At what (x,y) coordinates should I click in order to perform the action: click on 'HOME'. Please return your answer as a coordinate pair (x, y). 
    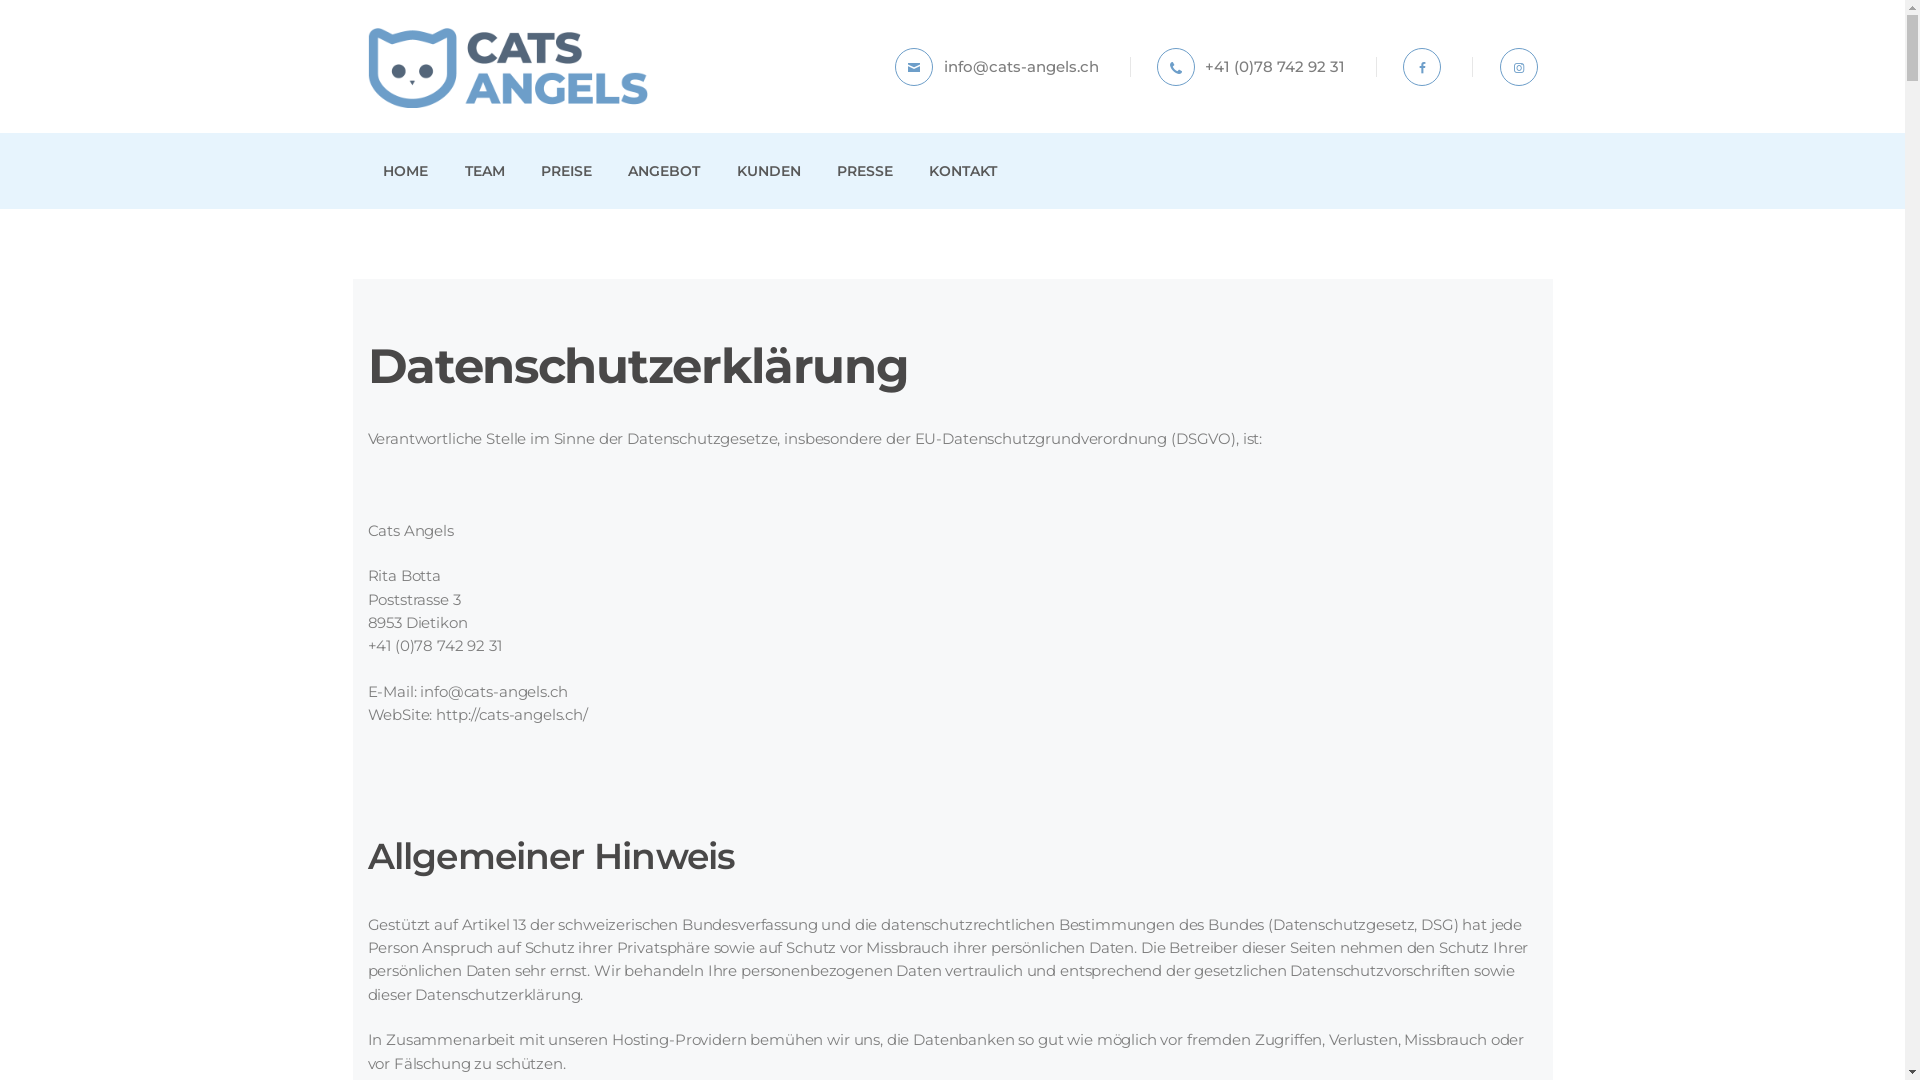
    Looking at the image, I should click on (405, 169).